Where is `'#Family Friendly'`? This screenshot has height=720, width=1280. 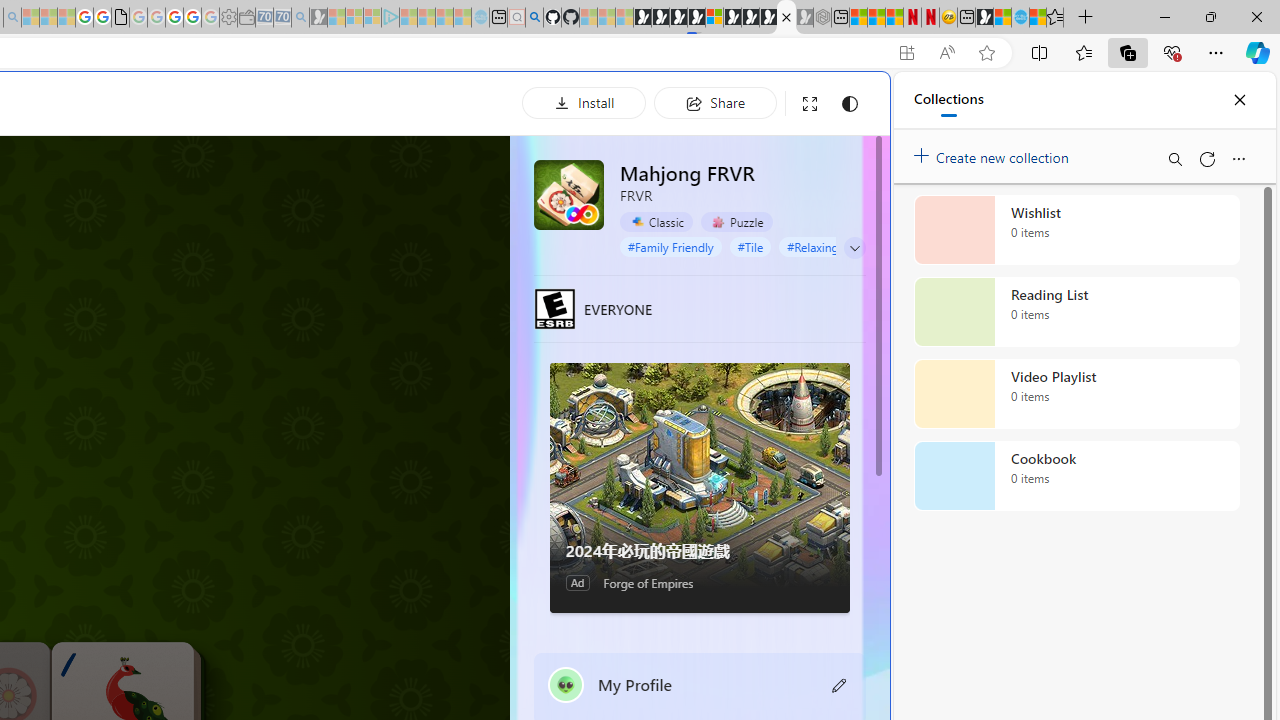 '#Family Friendly' is located at coordinates (670, 245).